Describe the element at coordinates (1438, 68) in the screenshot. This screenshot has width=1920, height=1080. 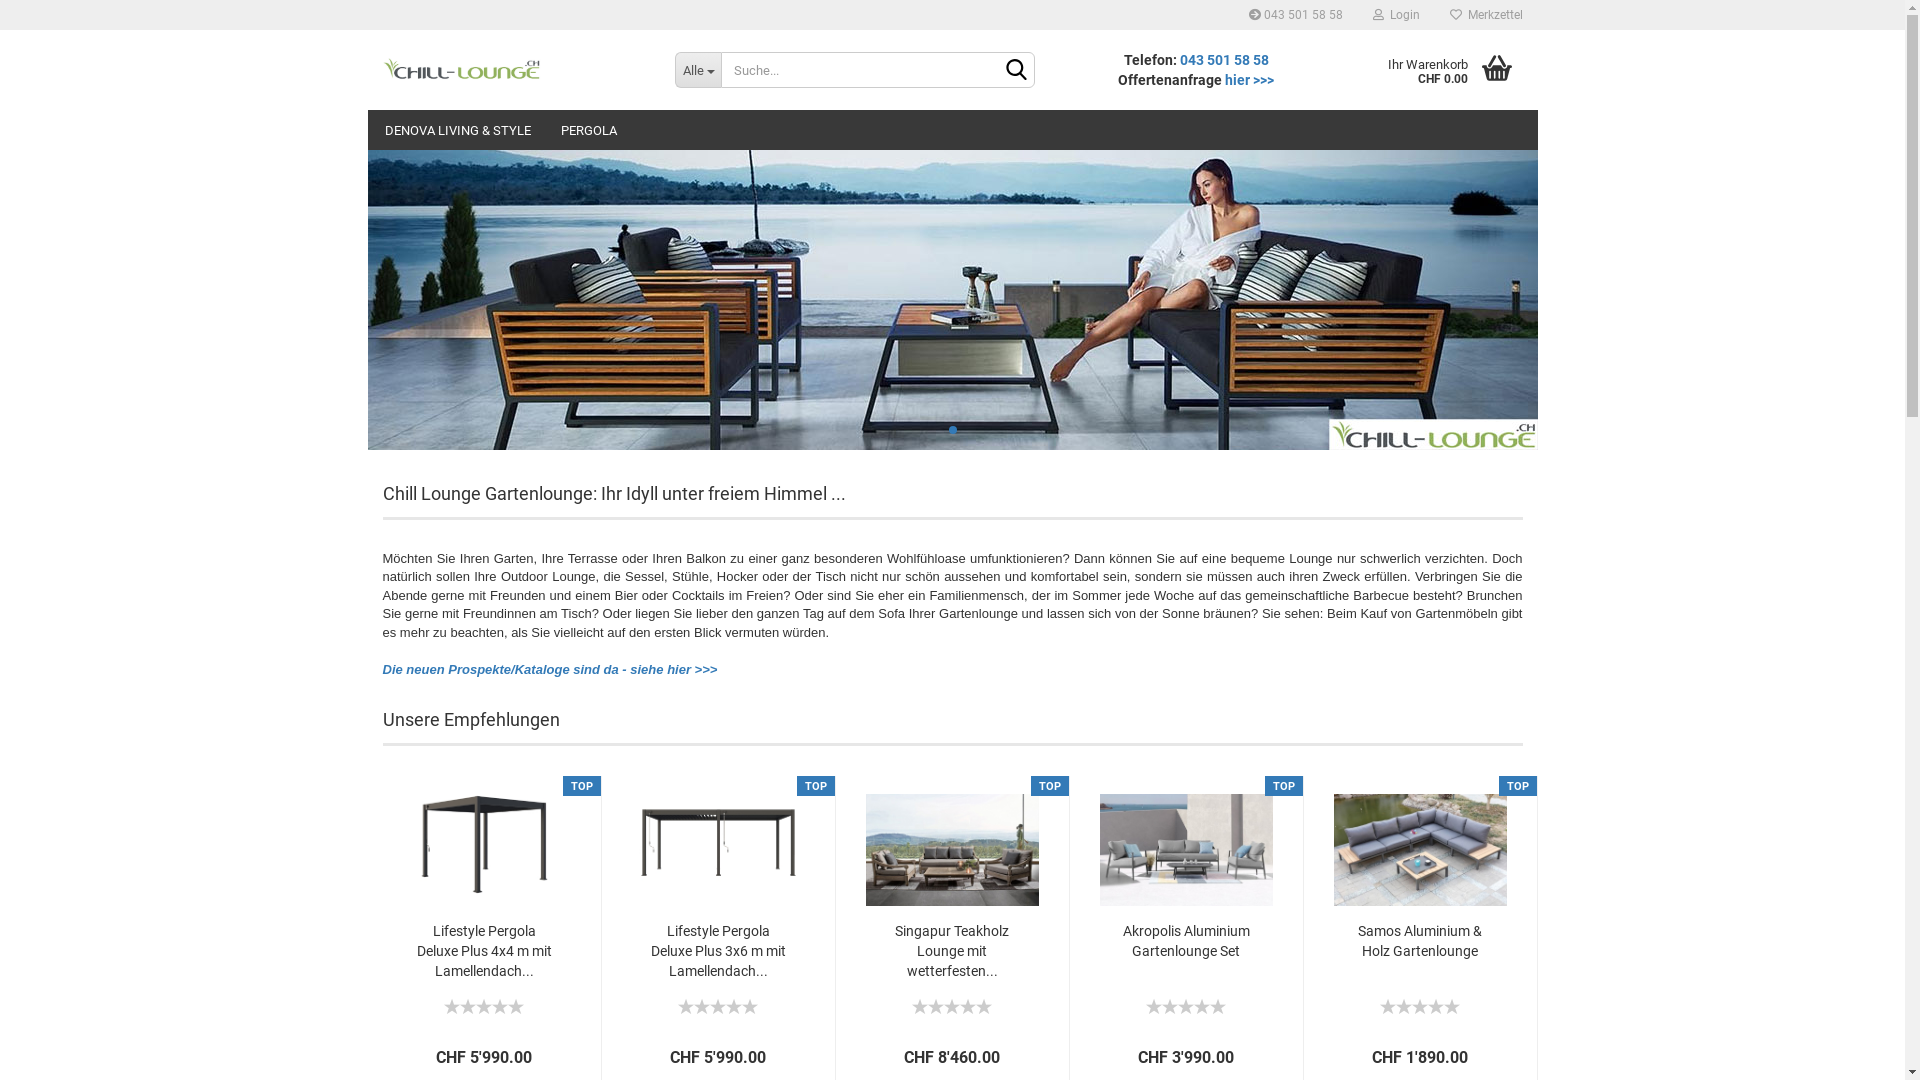
I see `'Ihr Warenkorb` at that location.